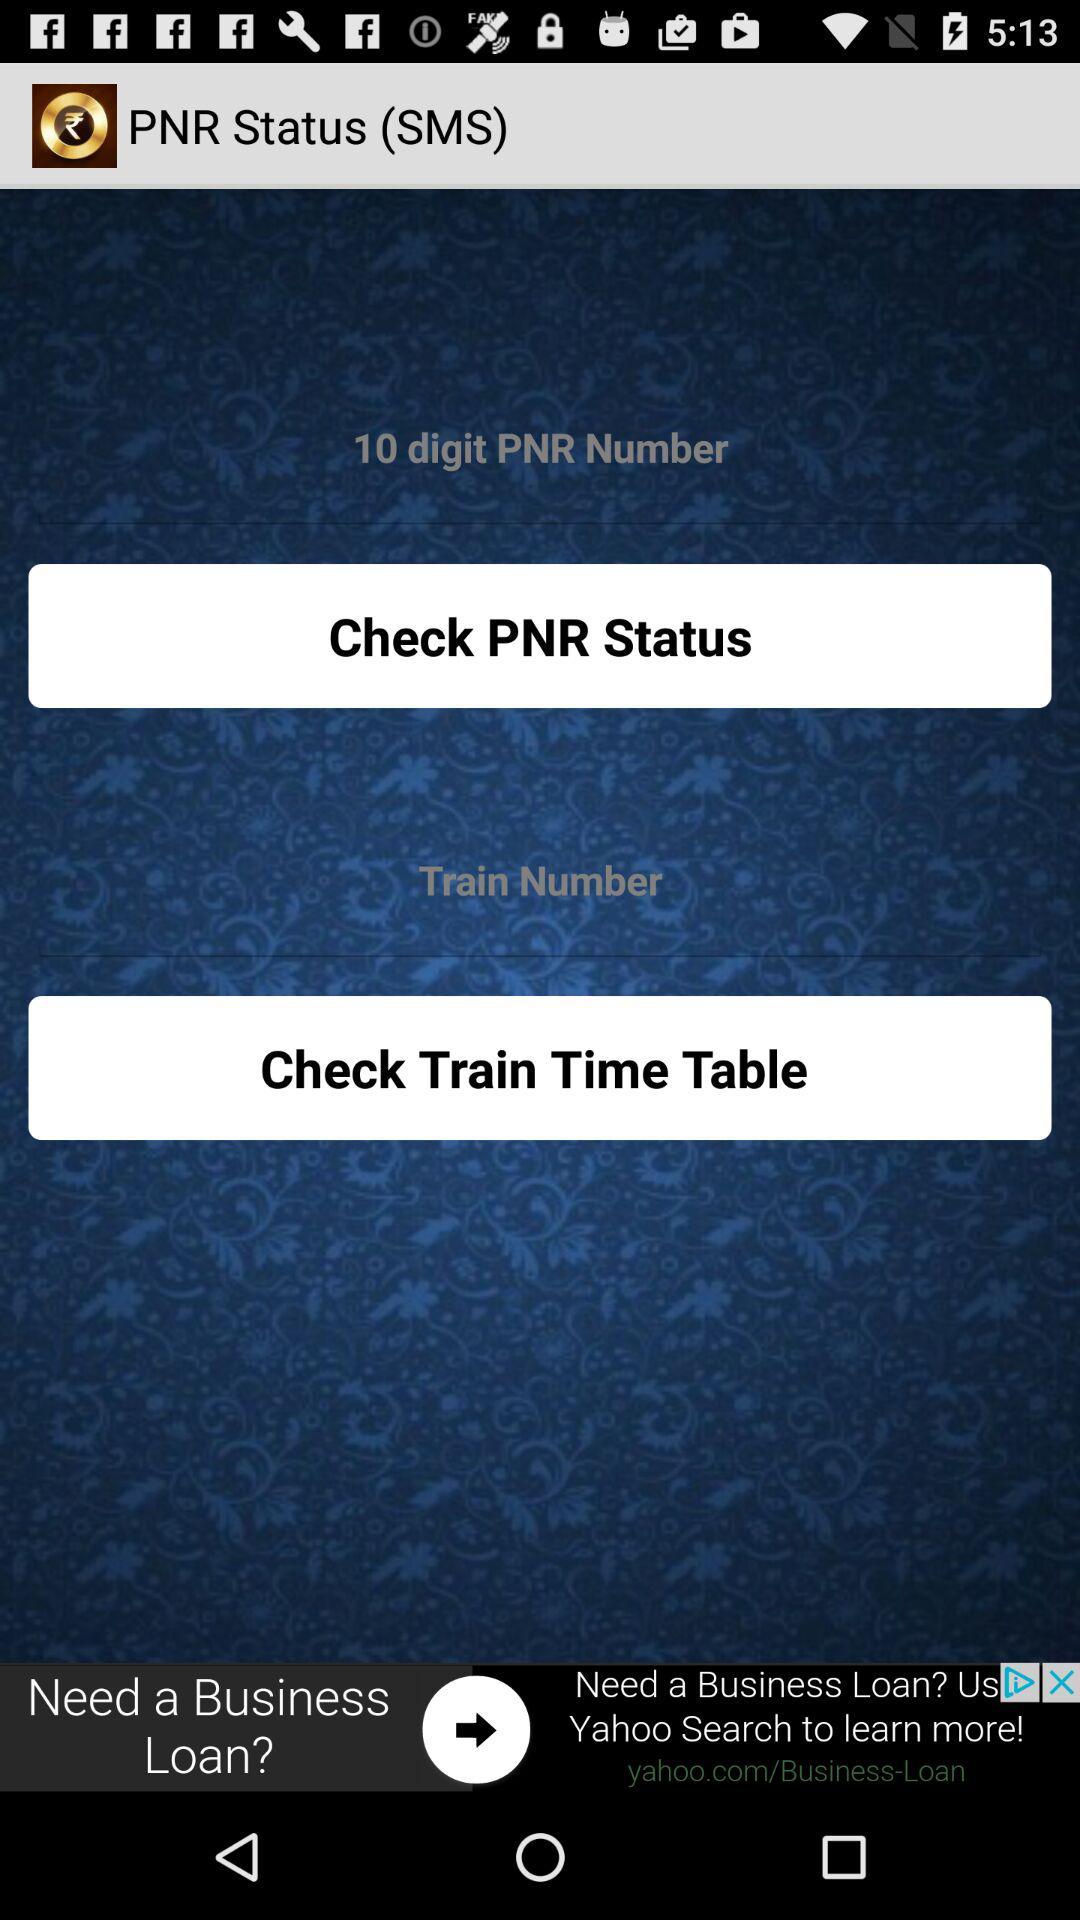 The height and width of the screenshot is (1920, 1080). I want to click on find train number, so click(540, 880).